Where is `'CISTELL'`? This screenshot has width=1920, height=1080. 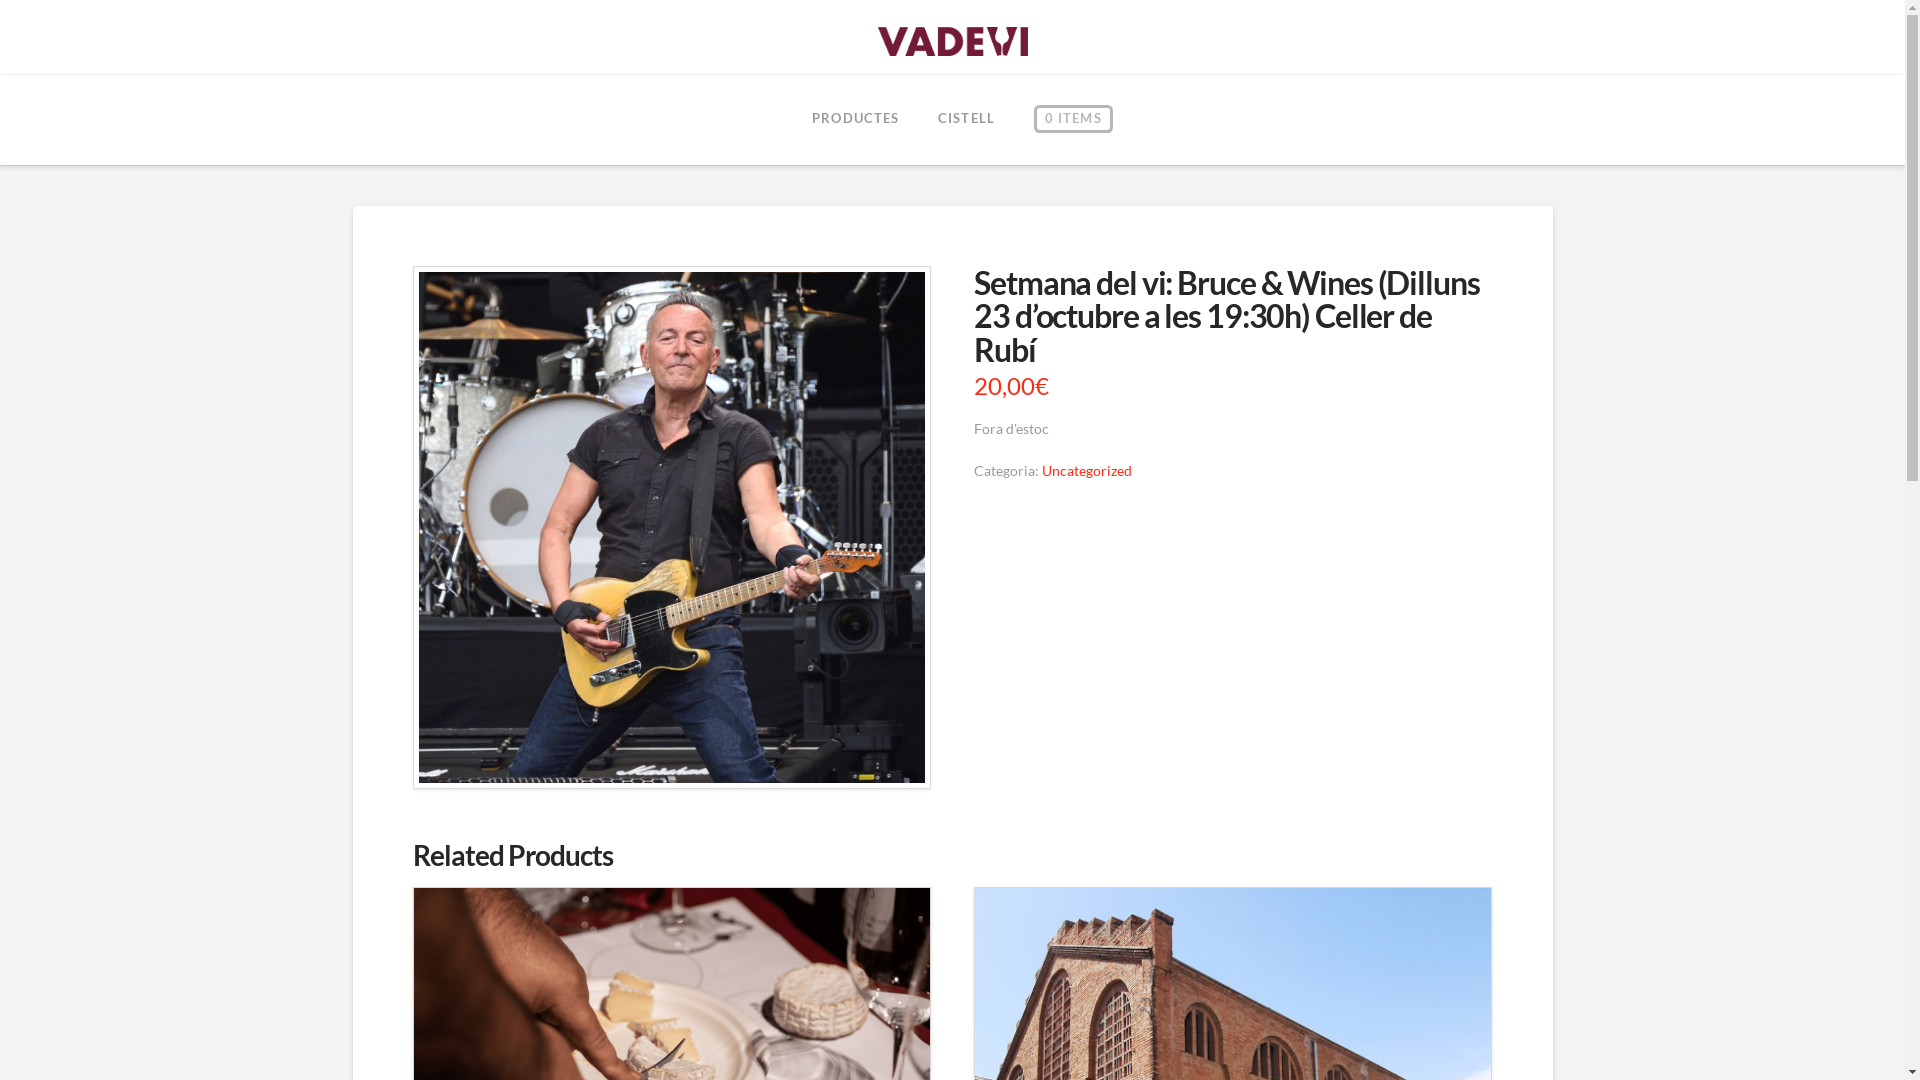
'CISTELL' is located at coordinates (916, 119).